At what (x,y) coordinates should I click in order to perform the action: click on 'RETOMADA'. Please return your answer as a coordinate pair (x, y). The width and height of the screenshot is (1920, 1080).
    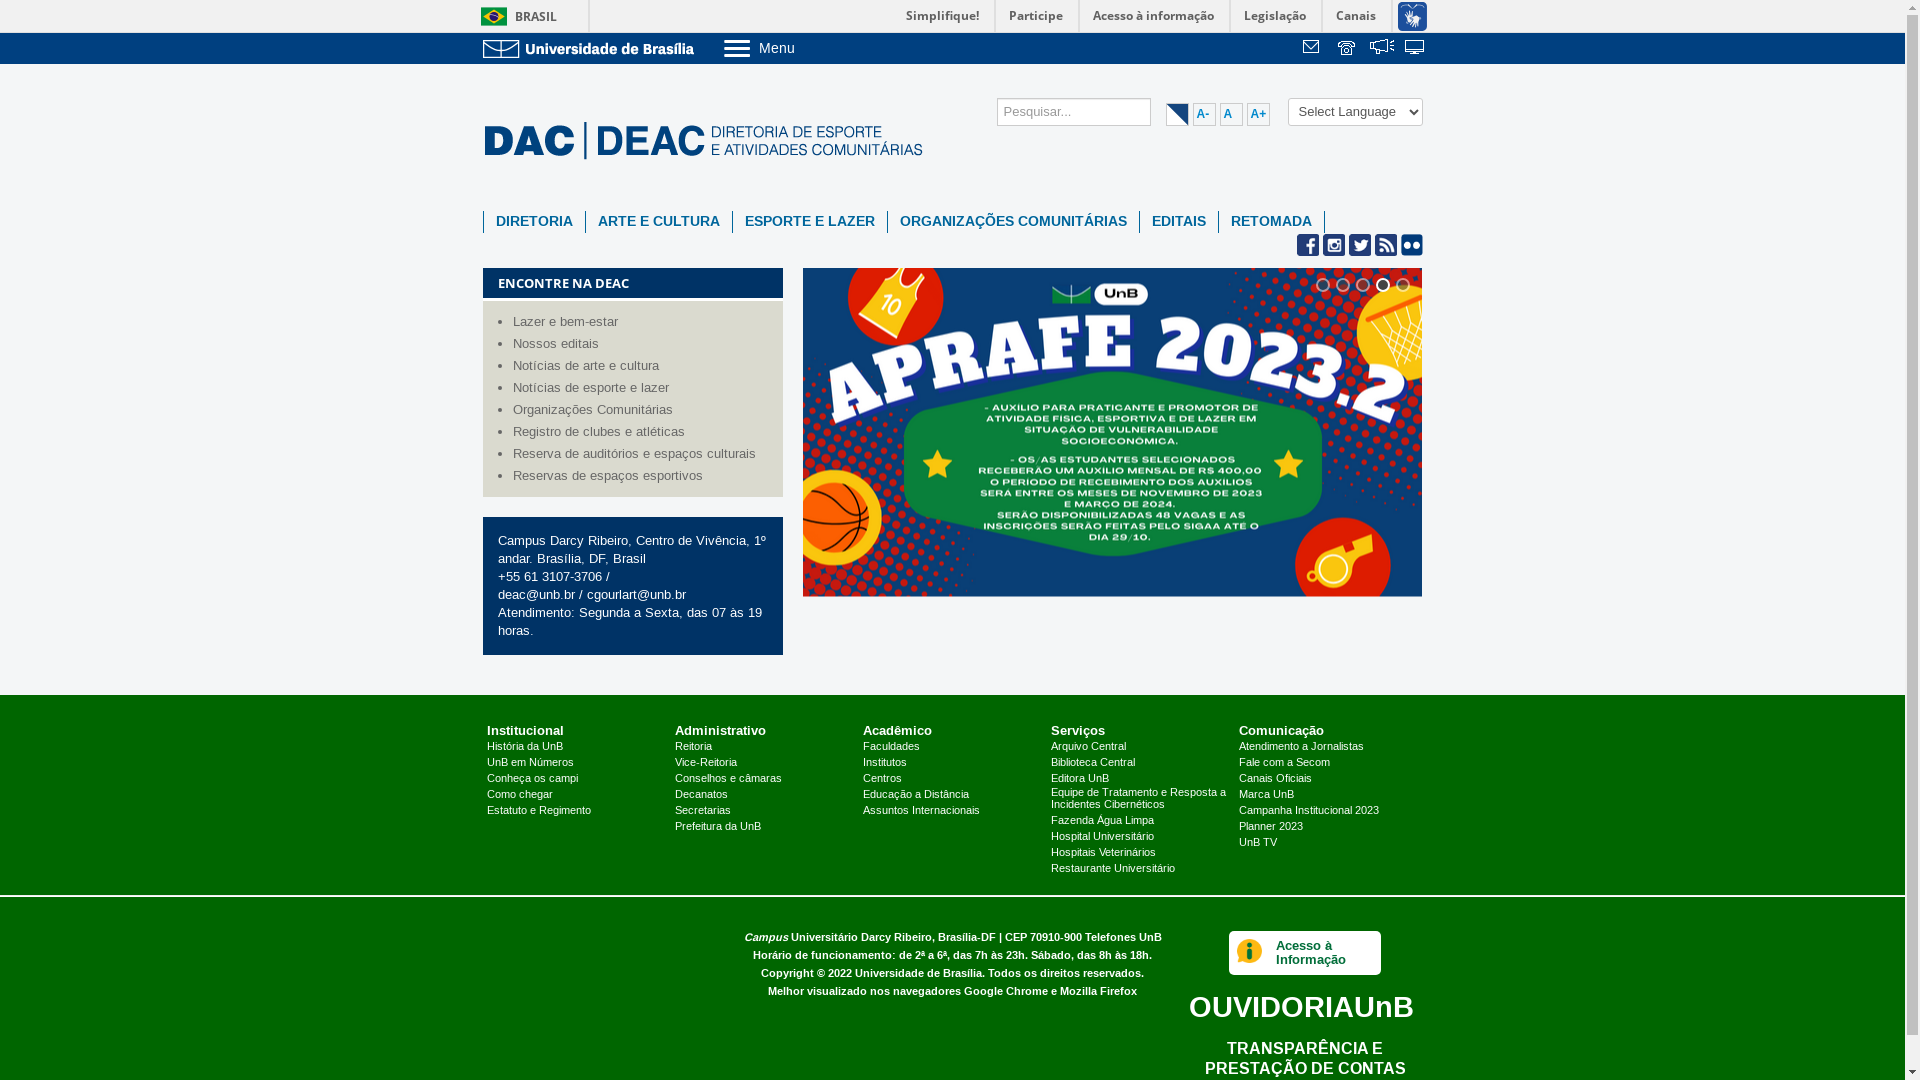
    Looking at the image, I should click on (1269, 222).